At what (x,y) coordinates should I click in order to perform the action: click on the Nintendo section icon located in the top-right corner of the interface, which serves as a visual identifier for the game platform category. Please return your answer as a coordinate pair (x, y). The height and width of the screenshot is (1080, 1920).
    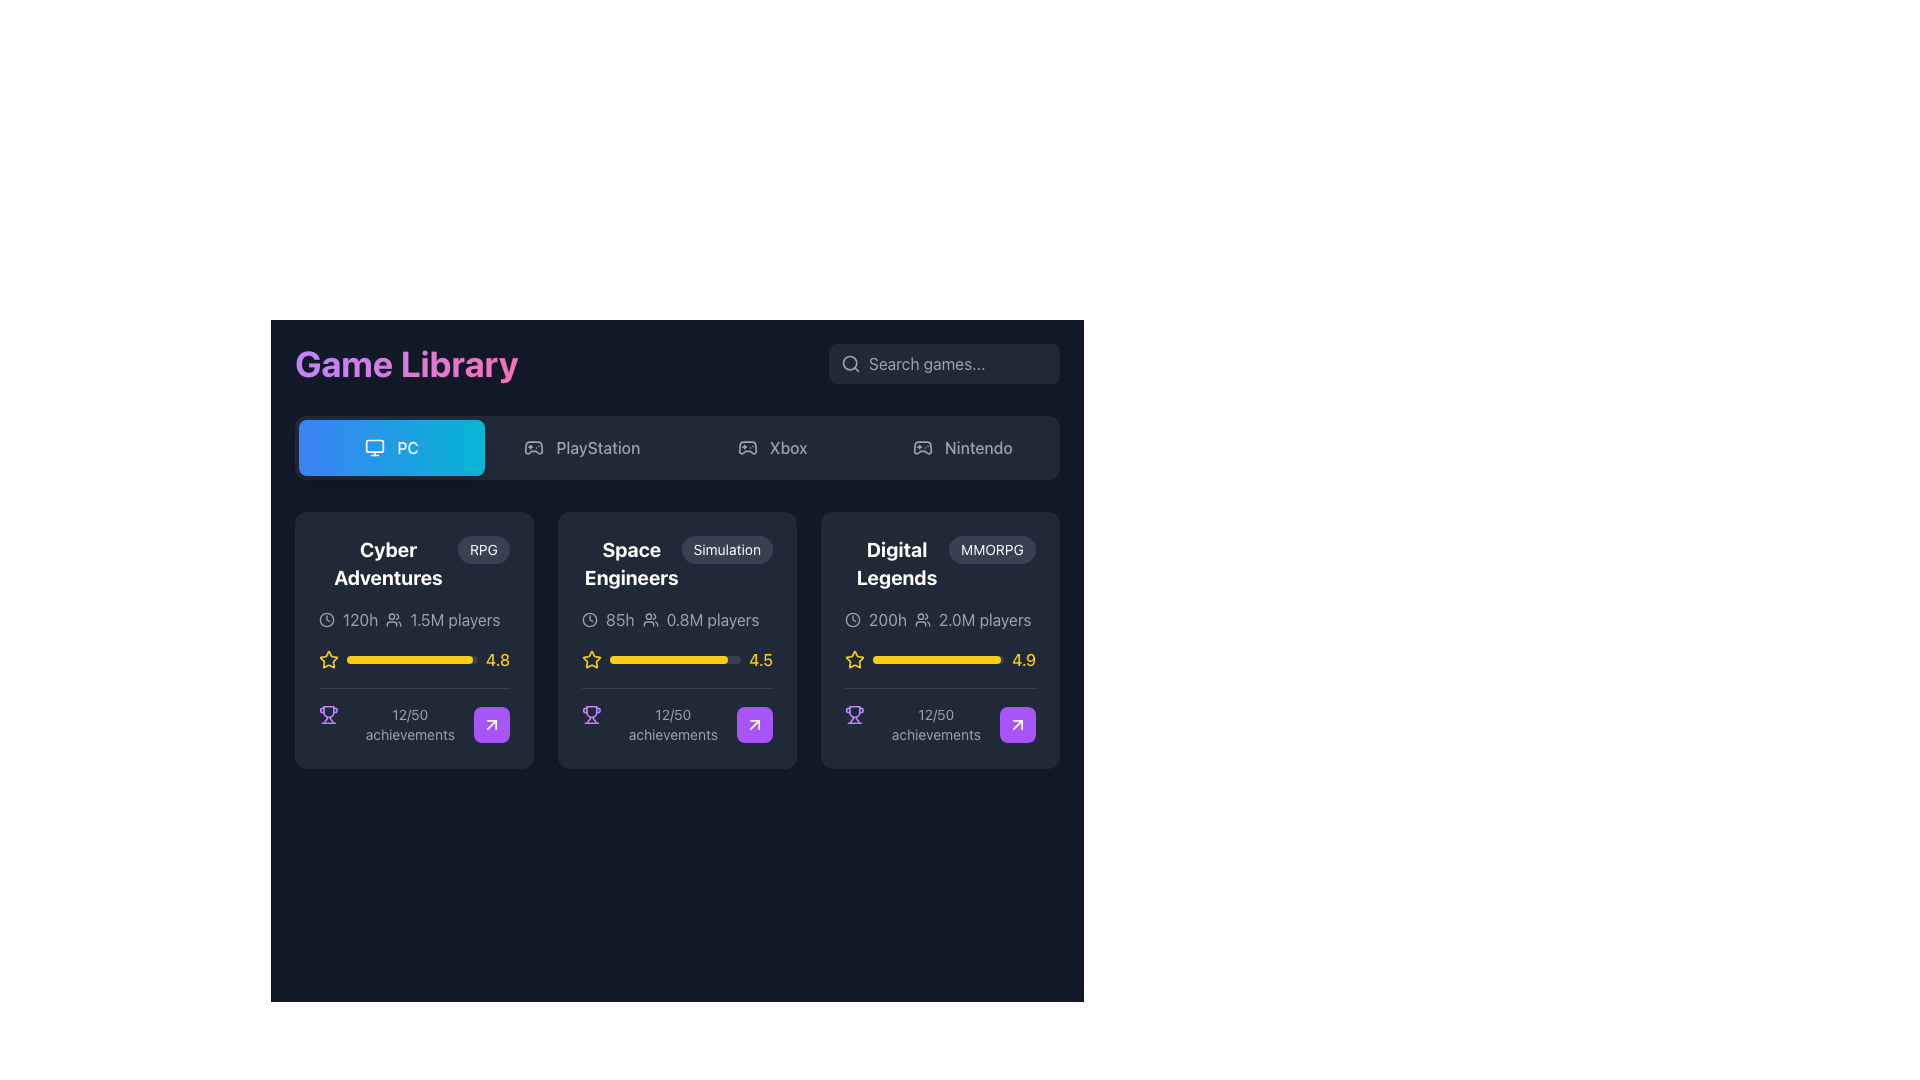
    Looking at the image, I should click on (921, 446).